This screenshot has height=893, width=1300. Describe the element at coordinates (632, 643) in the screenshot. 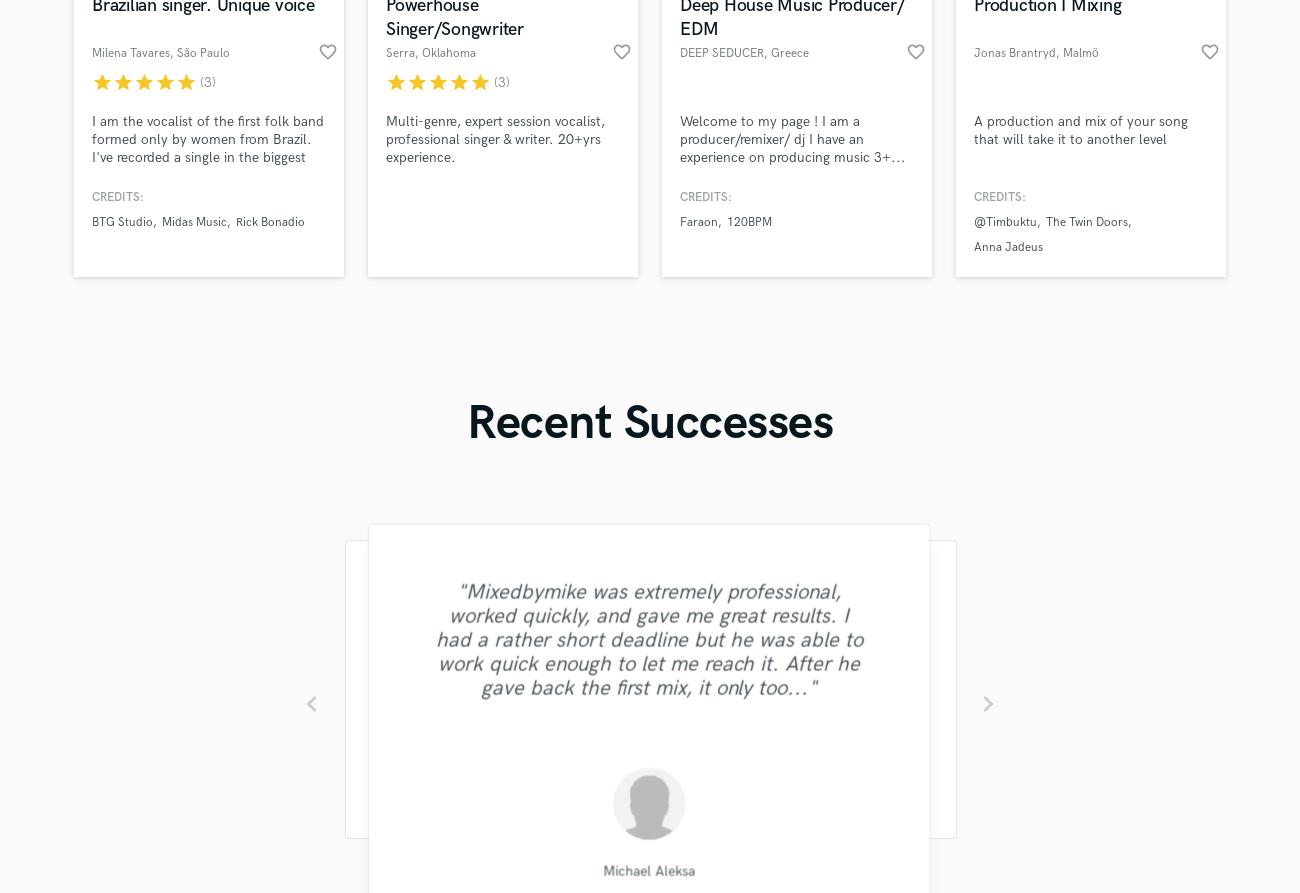

I see `'"His price was low and his mixing was good. It is easy to tell that Irving knows what he's doing. Thanks!"'` at that location.